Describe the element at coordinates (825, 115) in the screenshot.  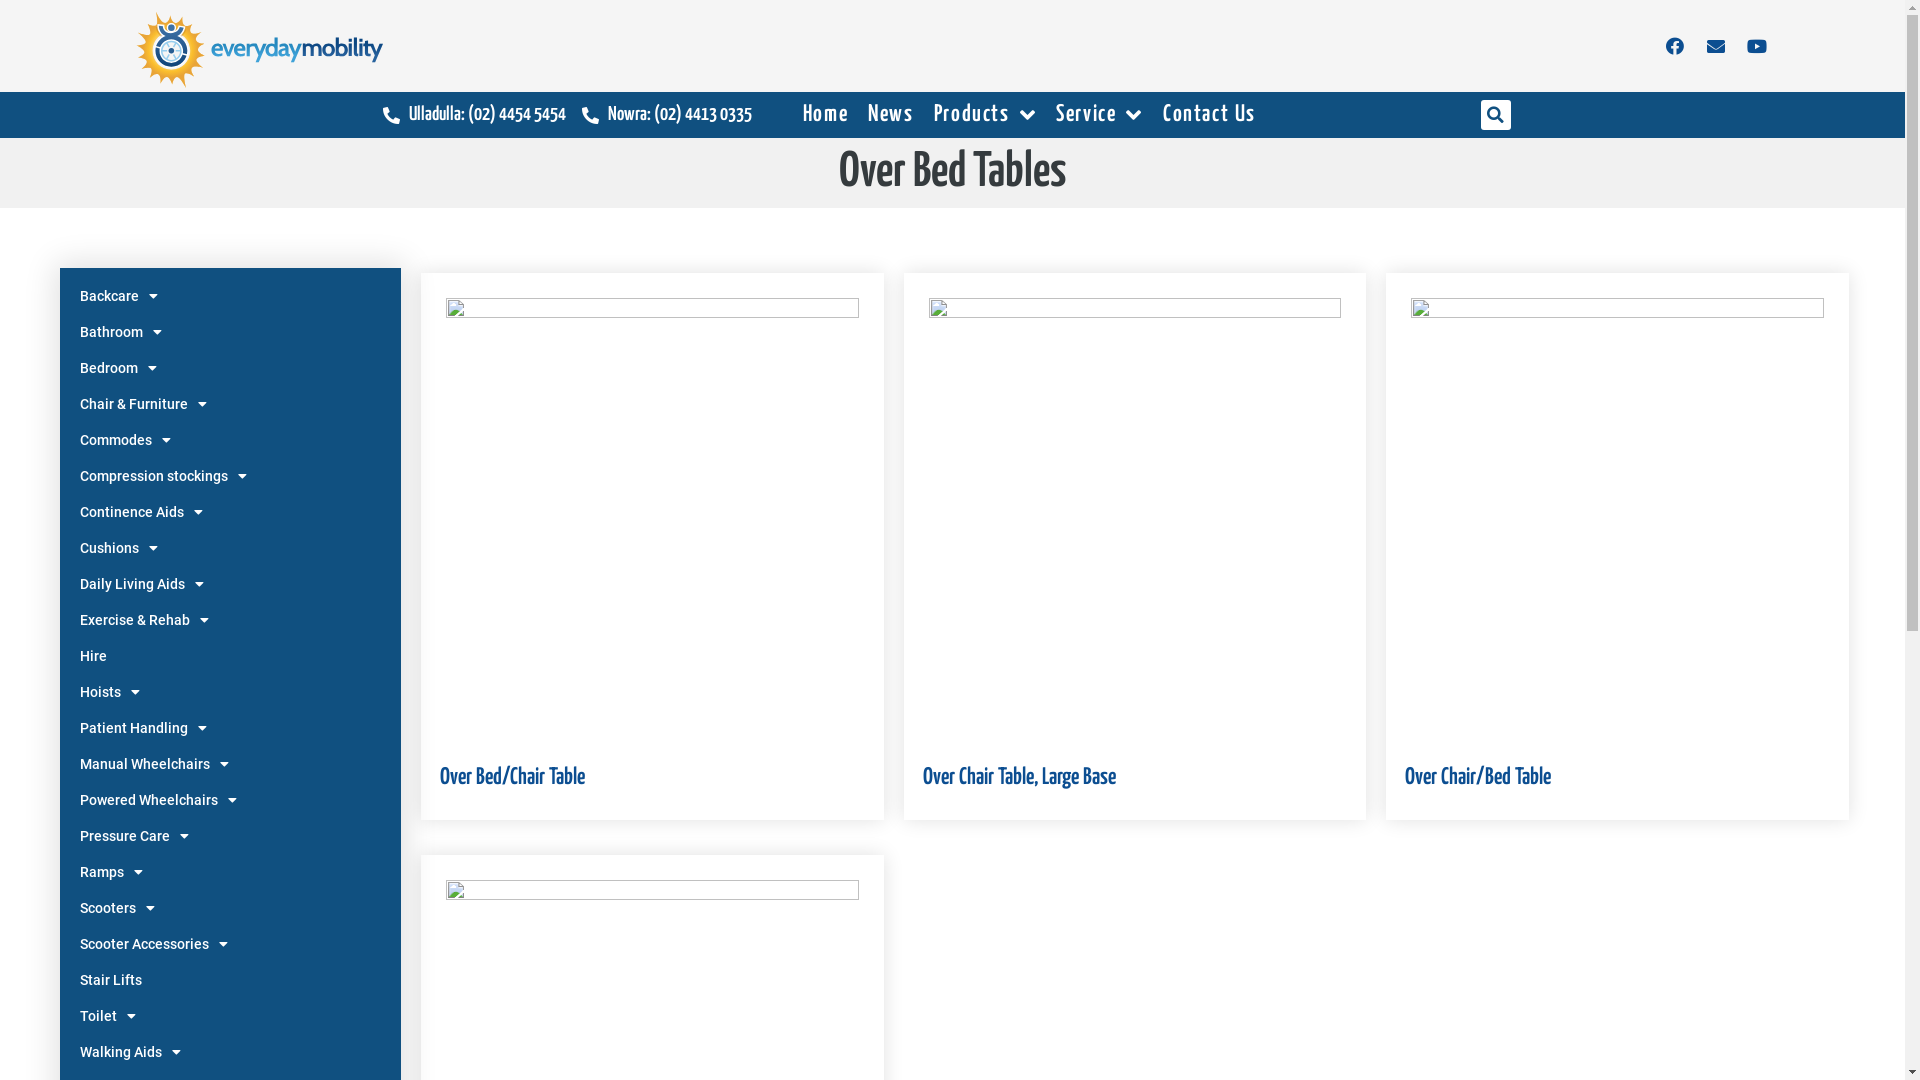
I see `'Home'` at that location.